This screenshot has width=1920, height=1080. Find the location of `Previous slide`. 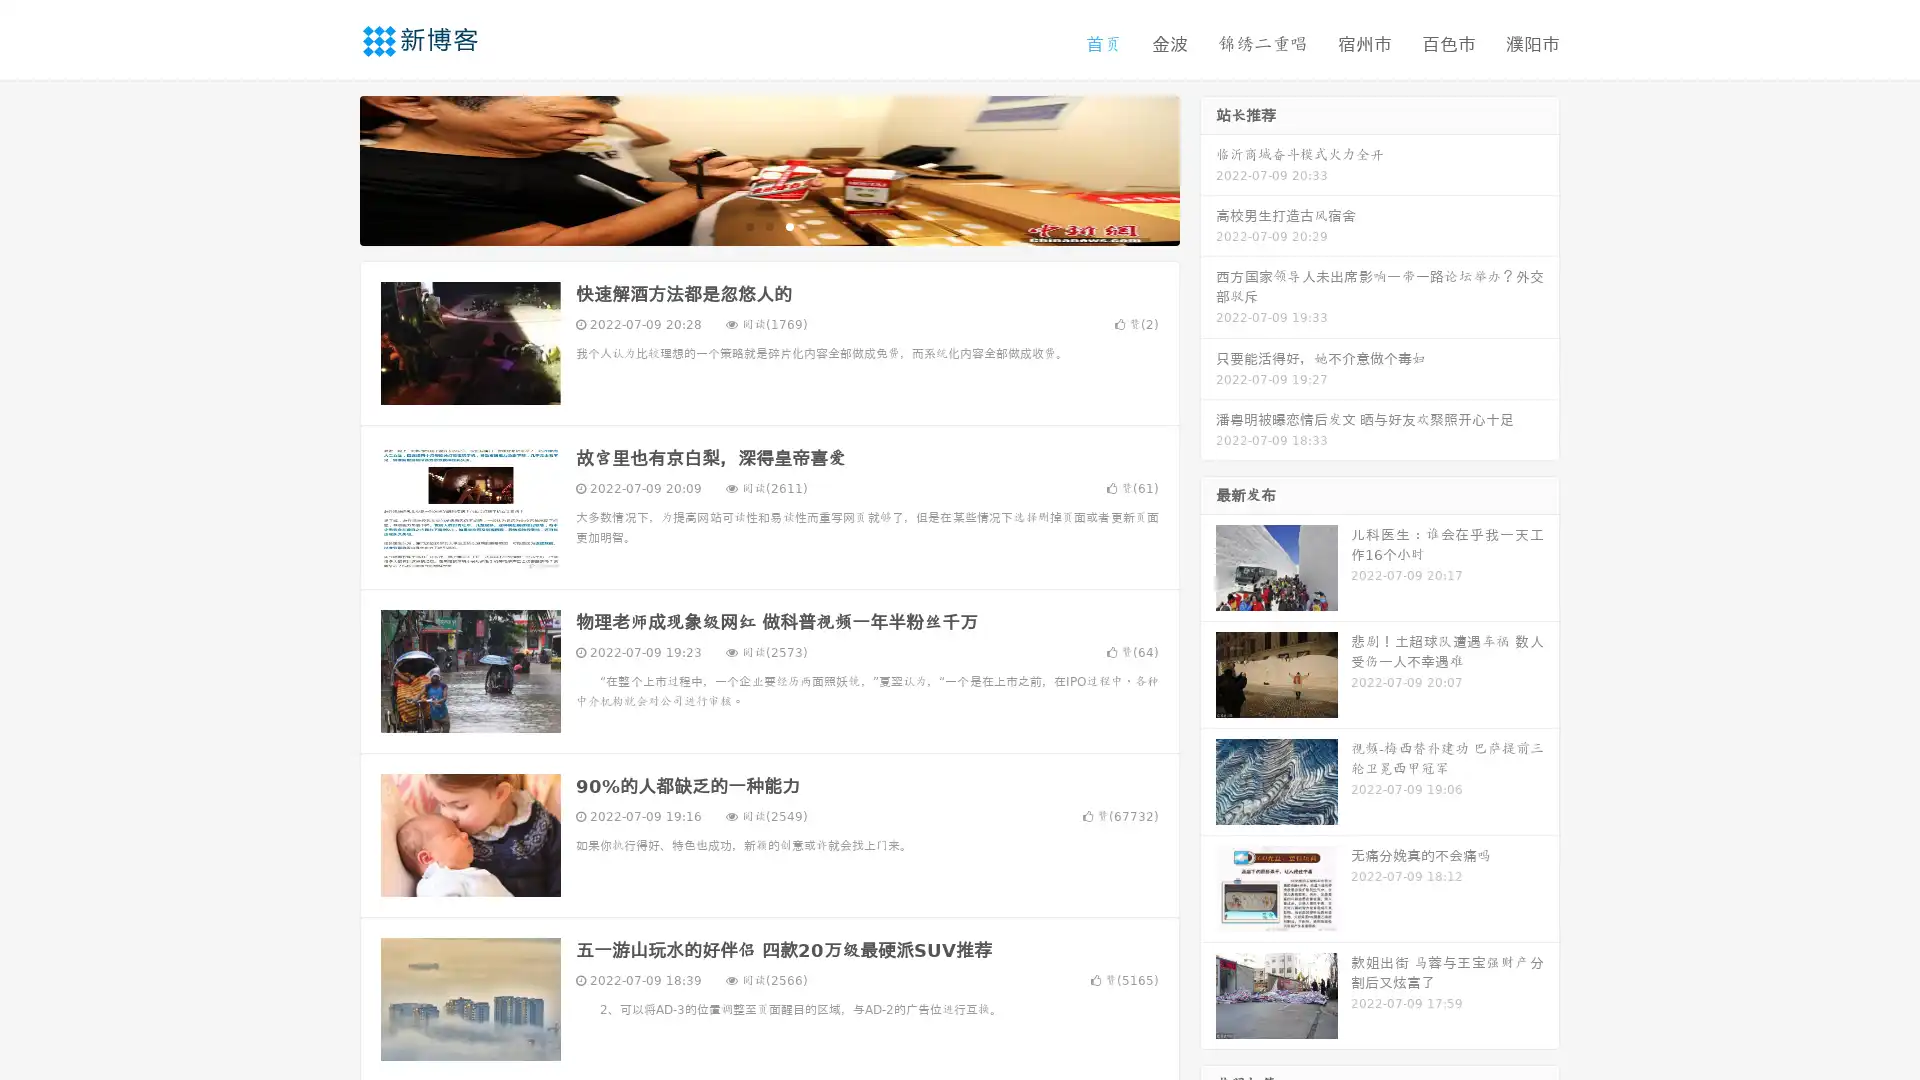

Previous slide is located at coordinates (330, 168).